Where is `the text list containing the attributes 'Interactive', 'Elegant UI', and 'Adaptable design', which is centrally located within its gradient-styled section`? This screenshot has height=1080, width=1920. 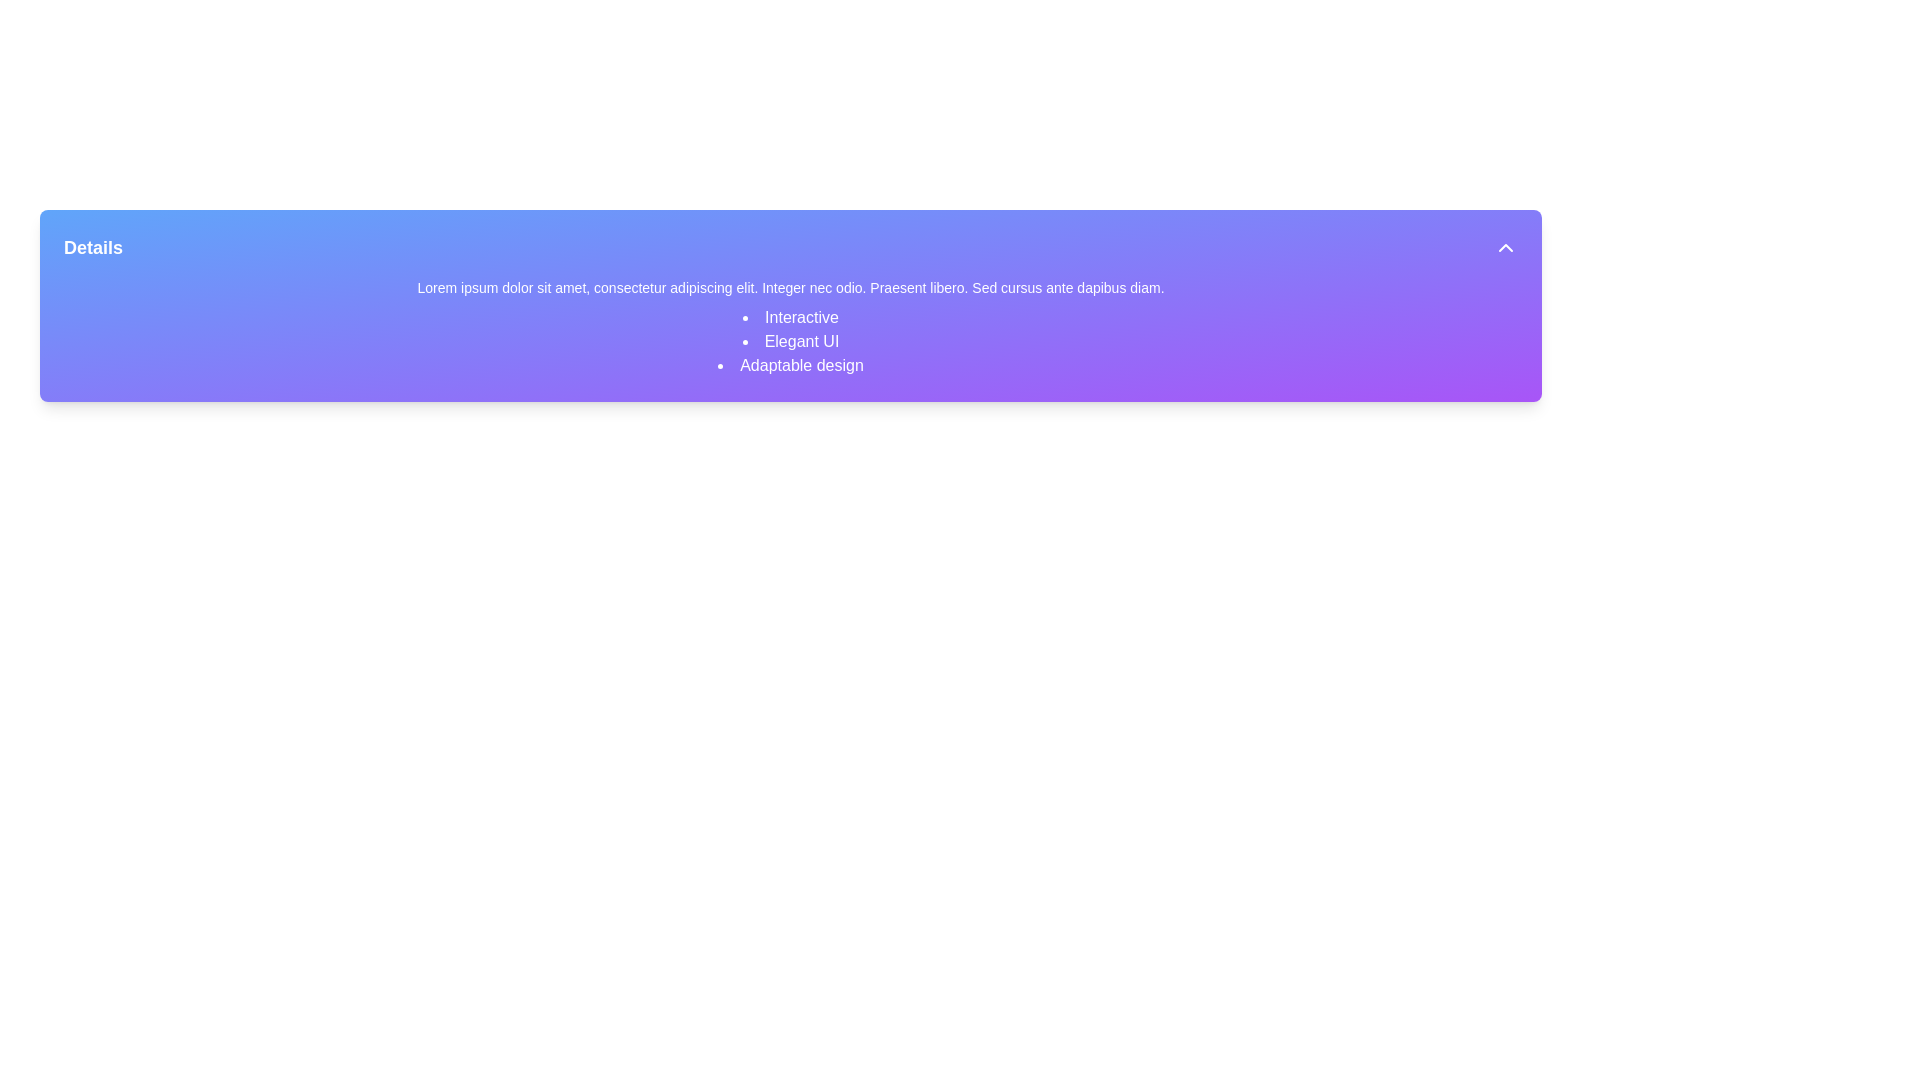 the text list containing the attributes 'Interactive', 'Elegant UI', and 'Adaptable design', which is centrally located within its gradient-styled section is located at coordinates (790, 341).